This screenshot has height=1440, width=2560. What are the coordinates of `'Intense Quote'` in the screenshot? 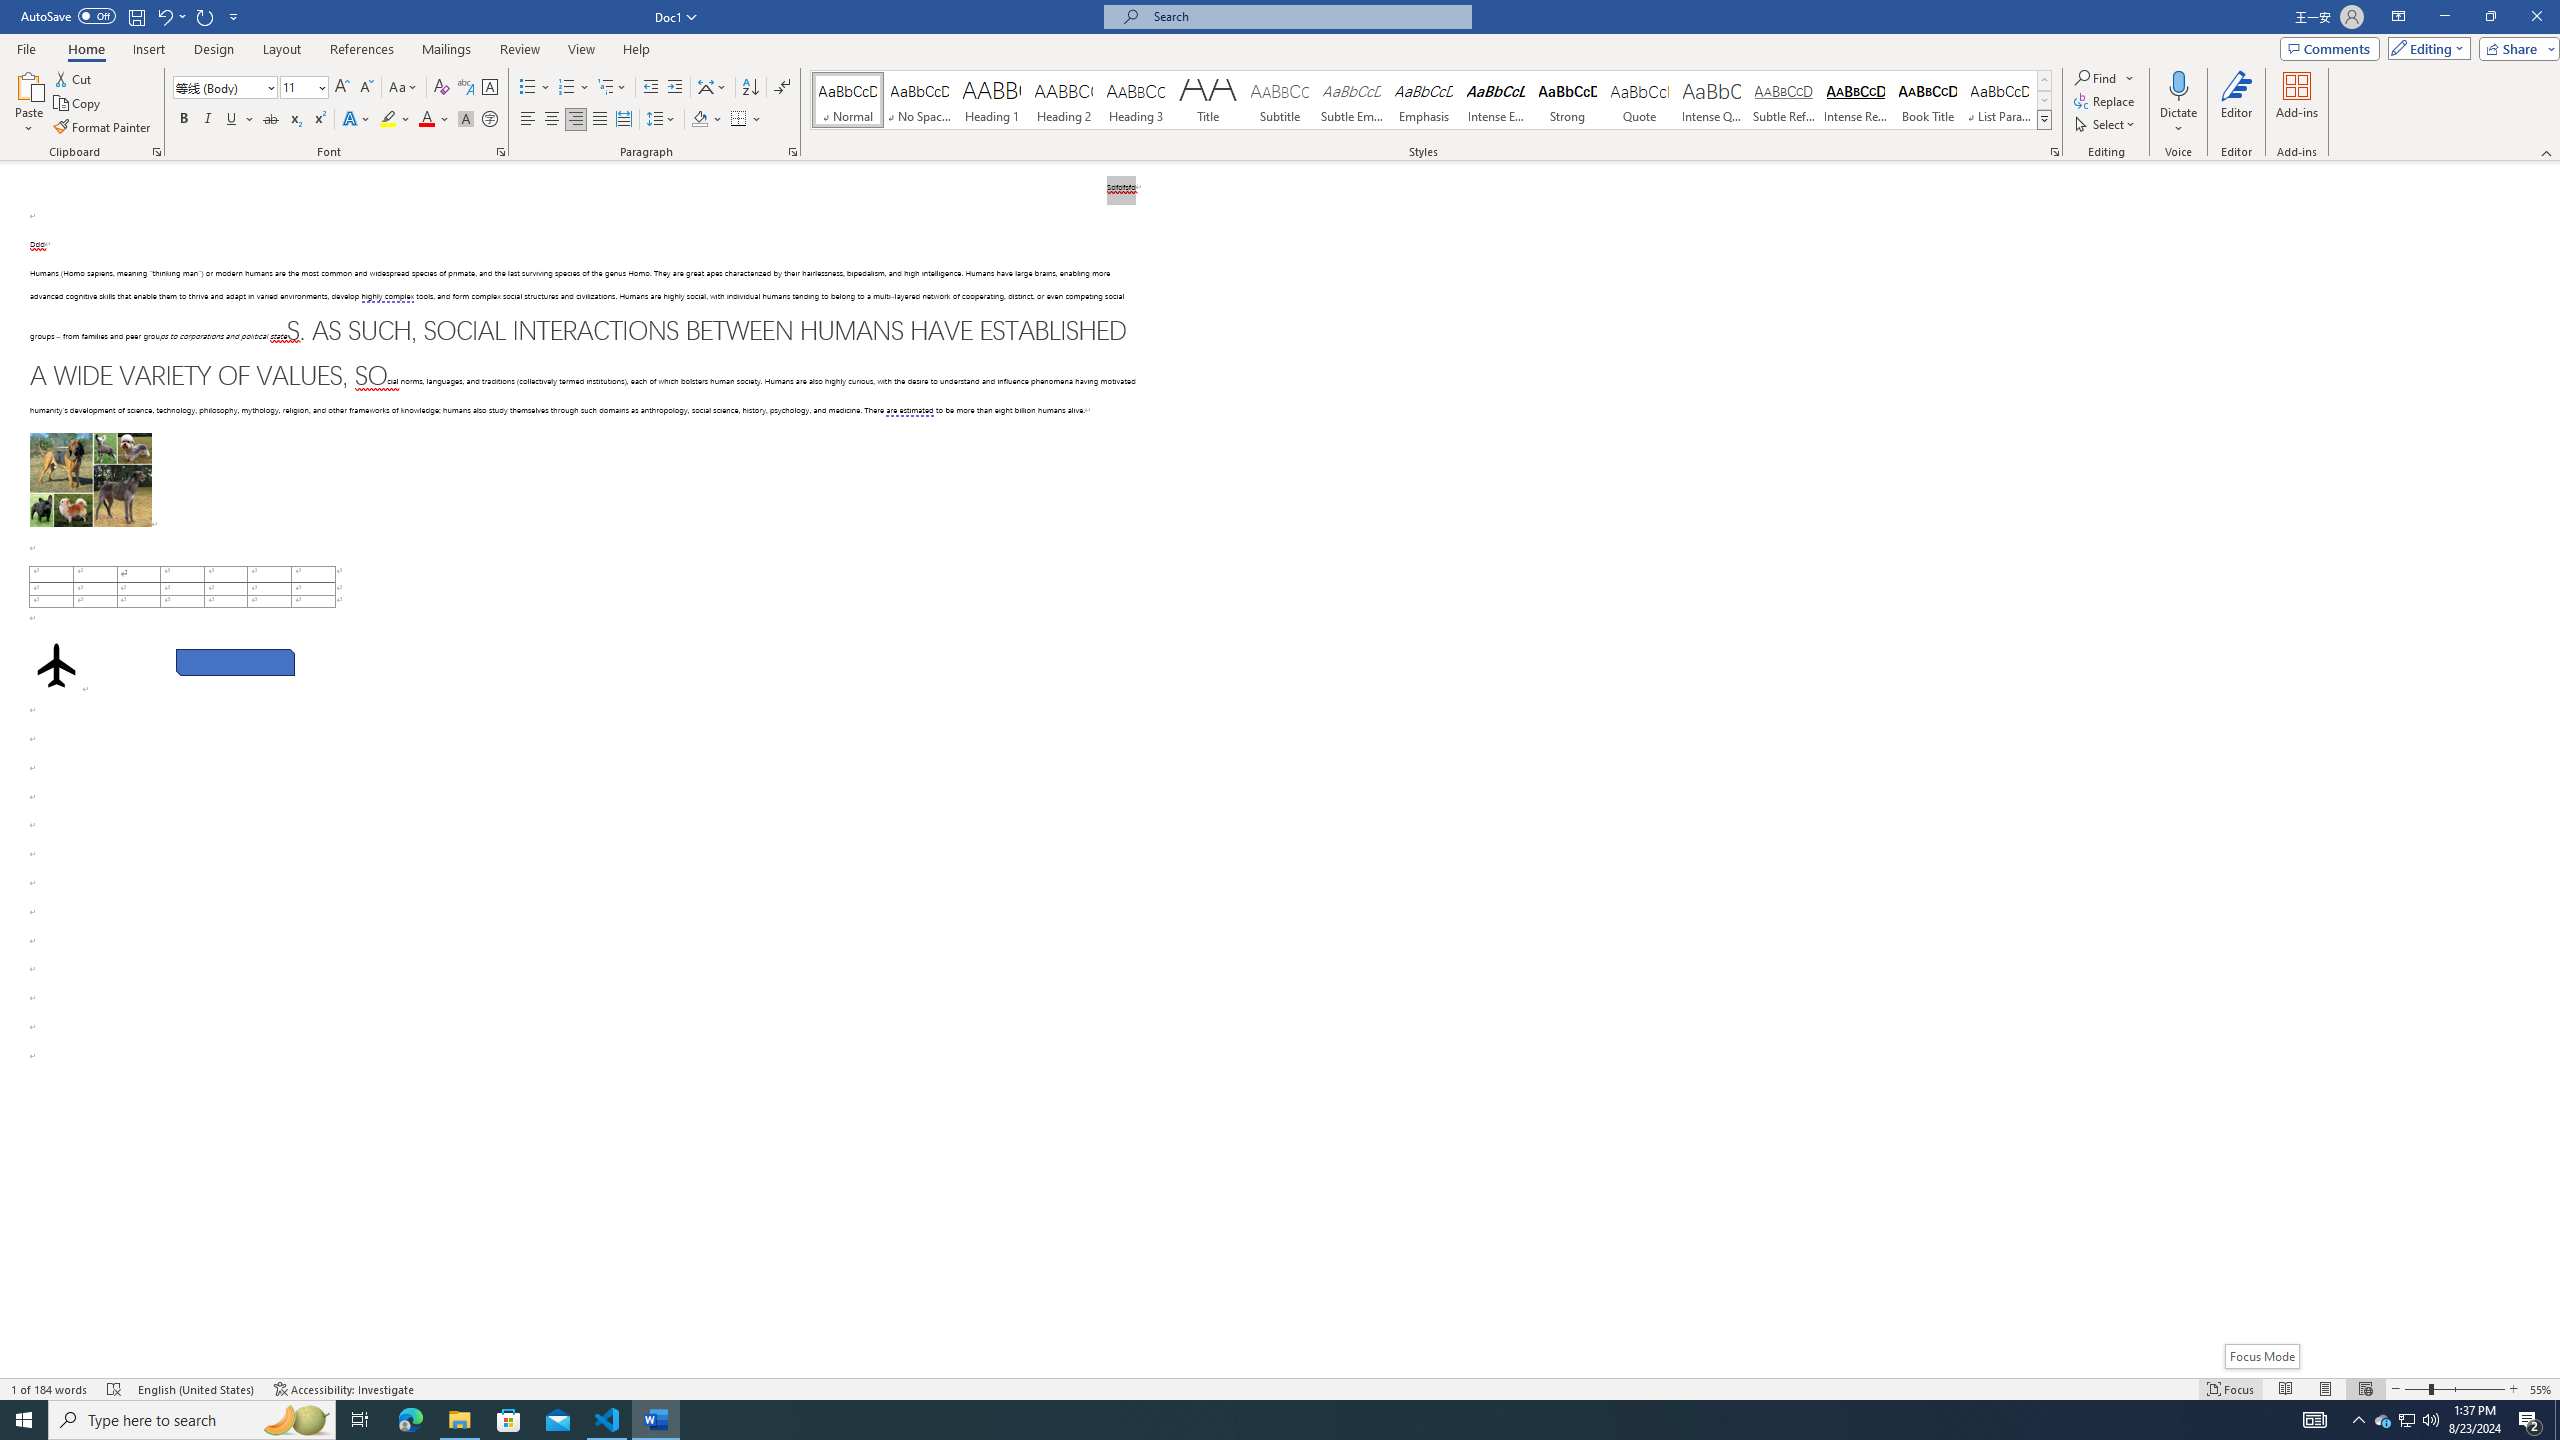 It's located at (1712, 99).